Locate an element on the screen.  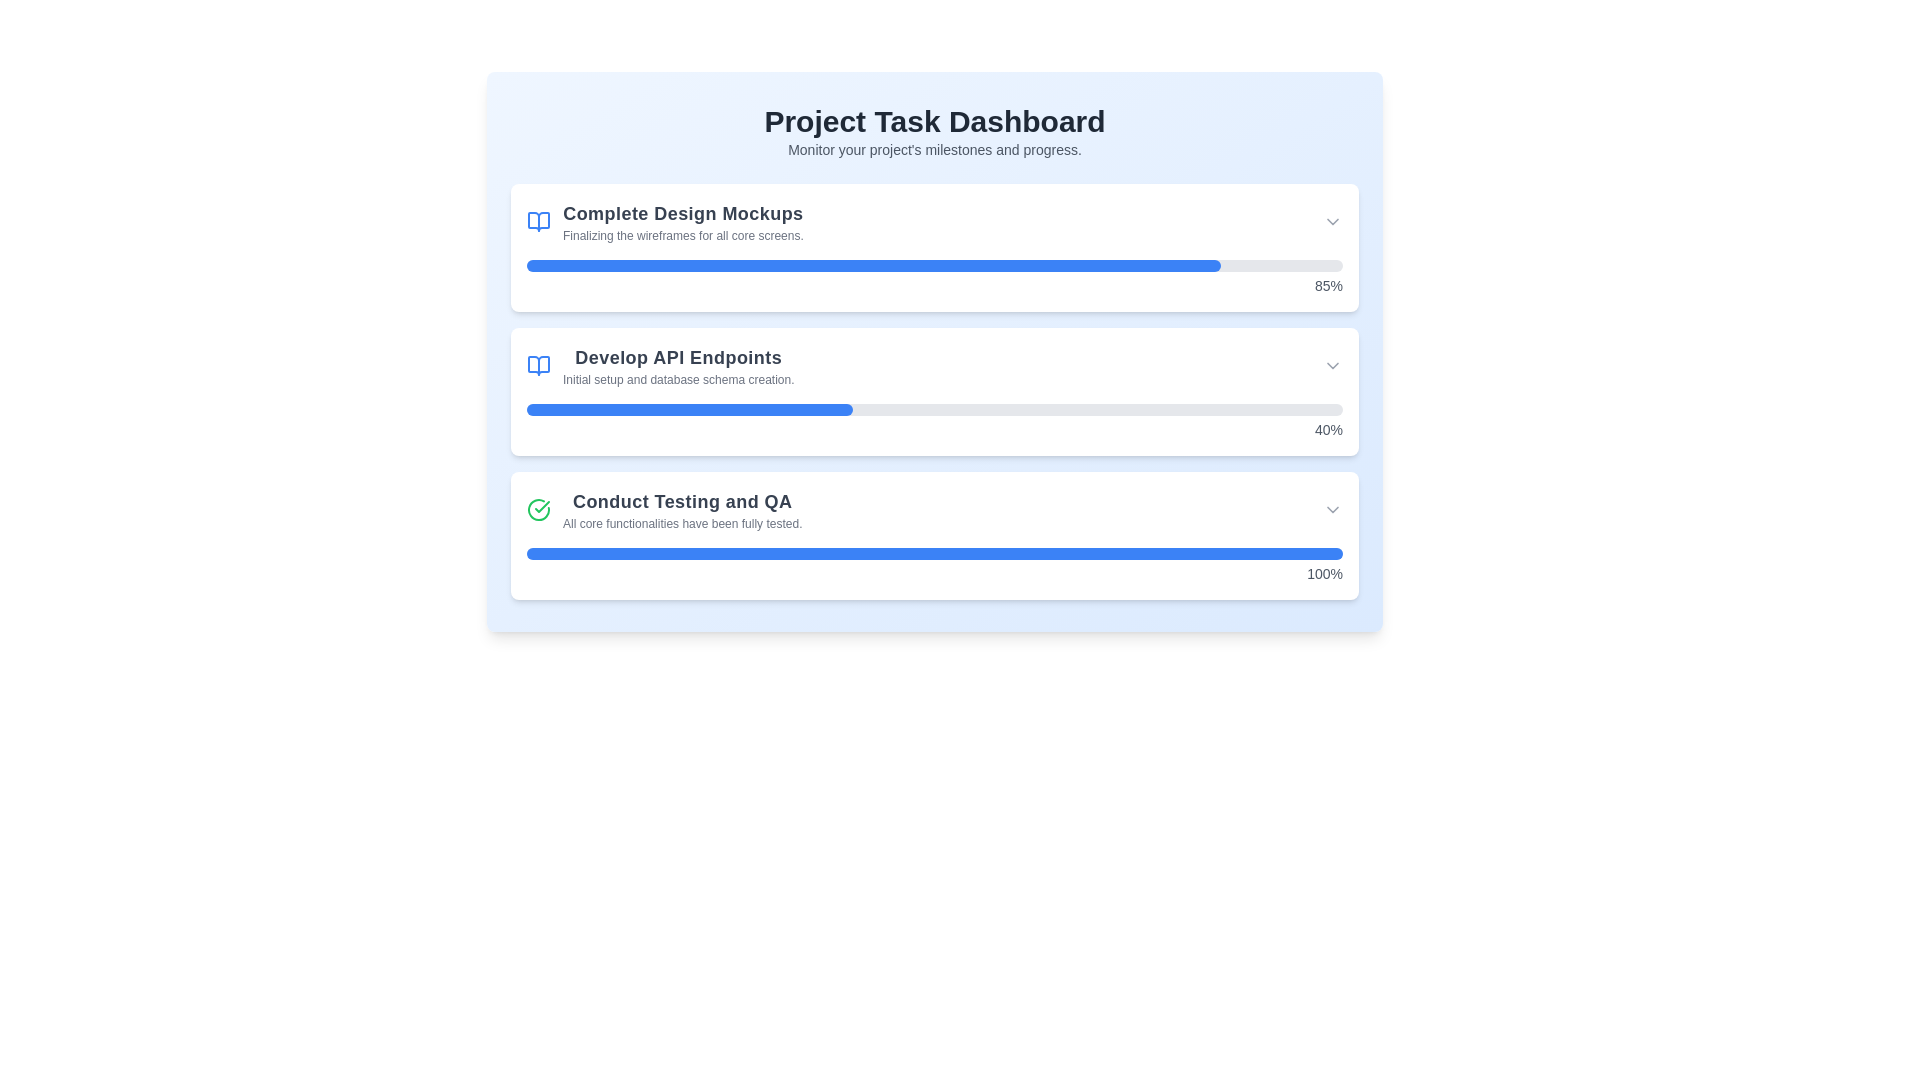
title 'Conduct Testing and QA' and subtitle 'All core functionalities have been fully tested.' from the third Task item component in the task list is located at coordinates (664, 508).